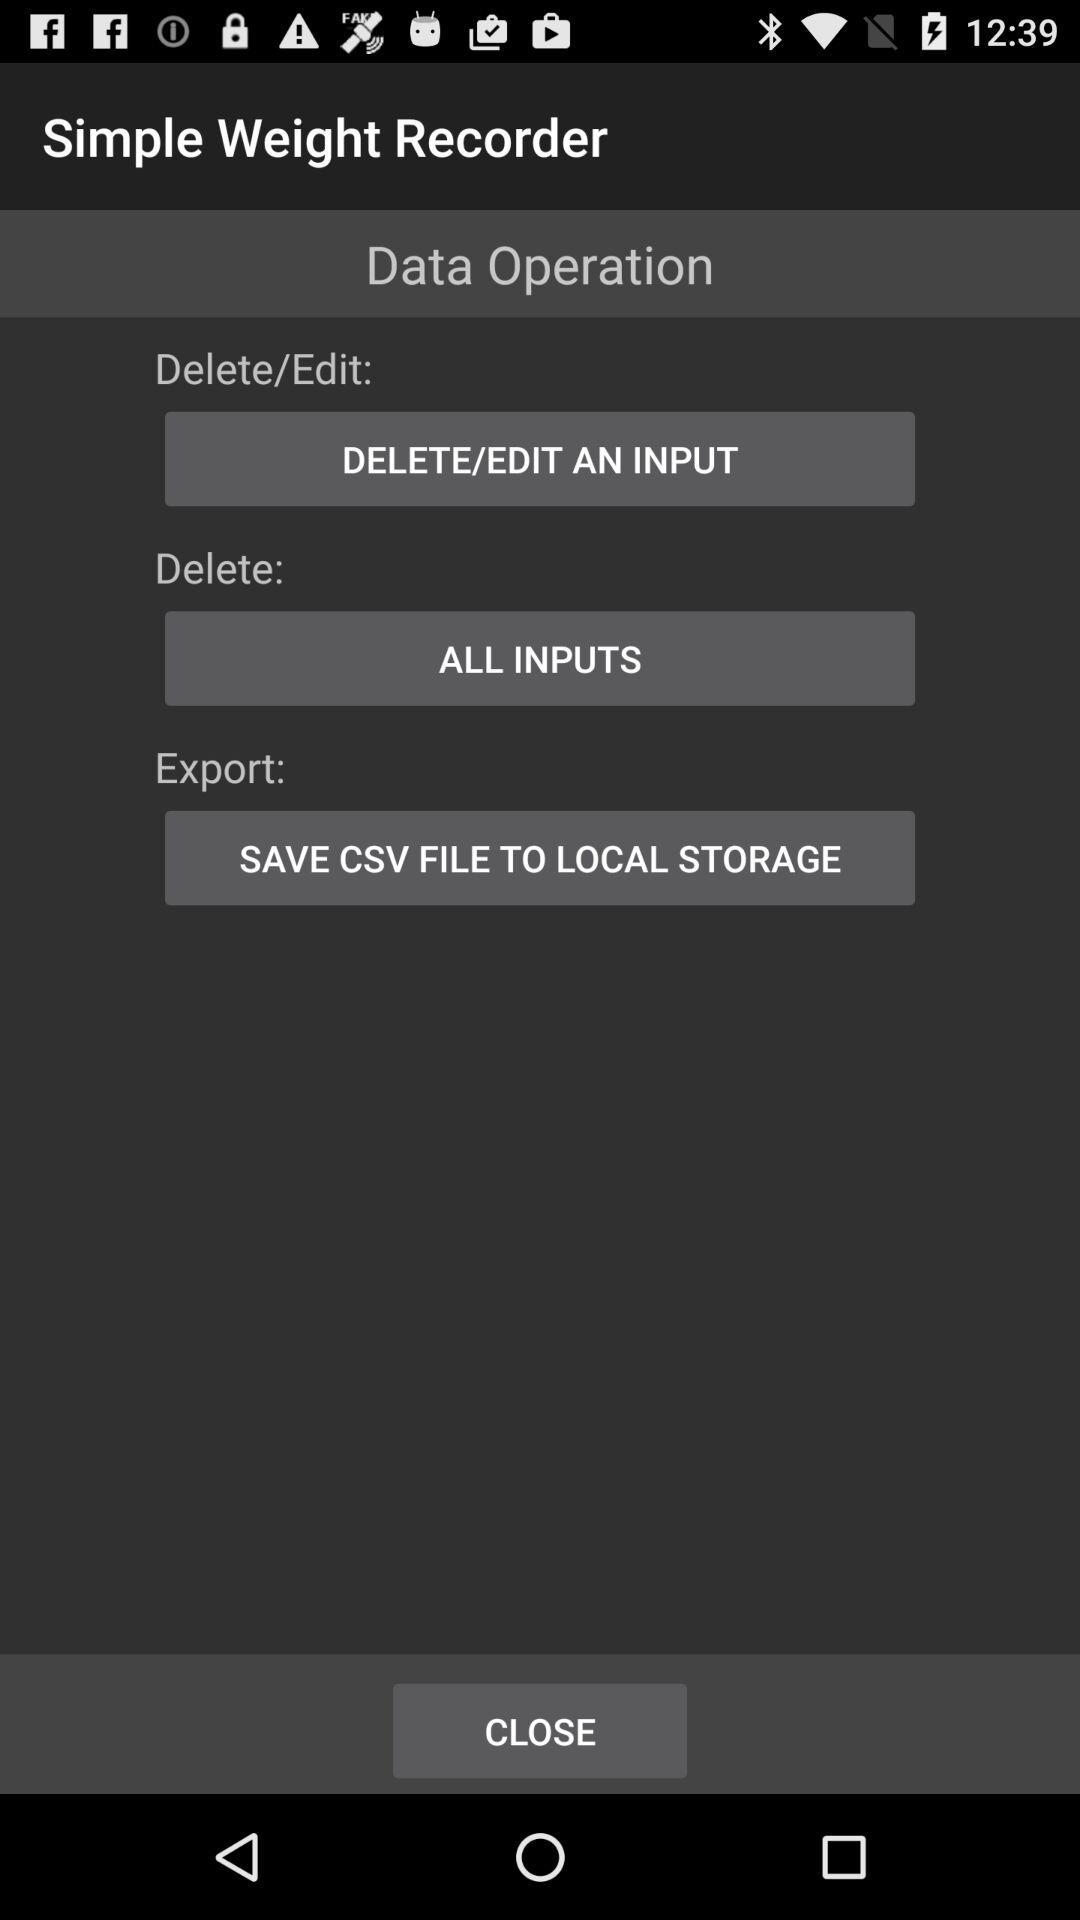  What do you see at coordinates (540, 858) in the screenshot?
I see `the icon below the export: icon` at bounding box center [540, 858].